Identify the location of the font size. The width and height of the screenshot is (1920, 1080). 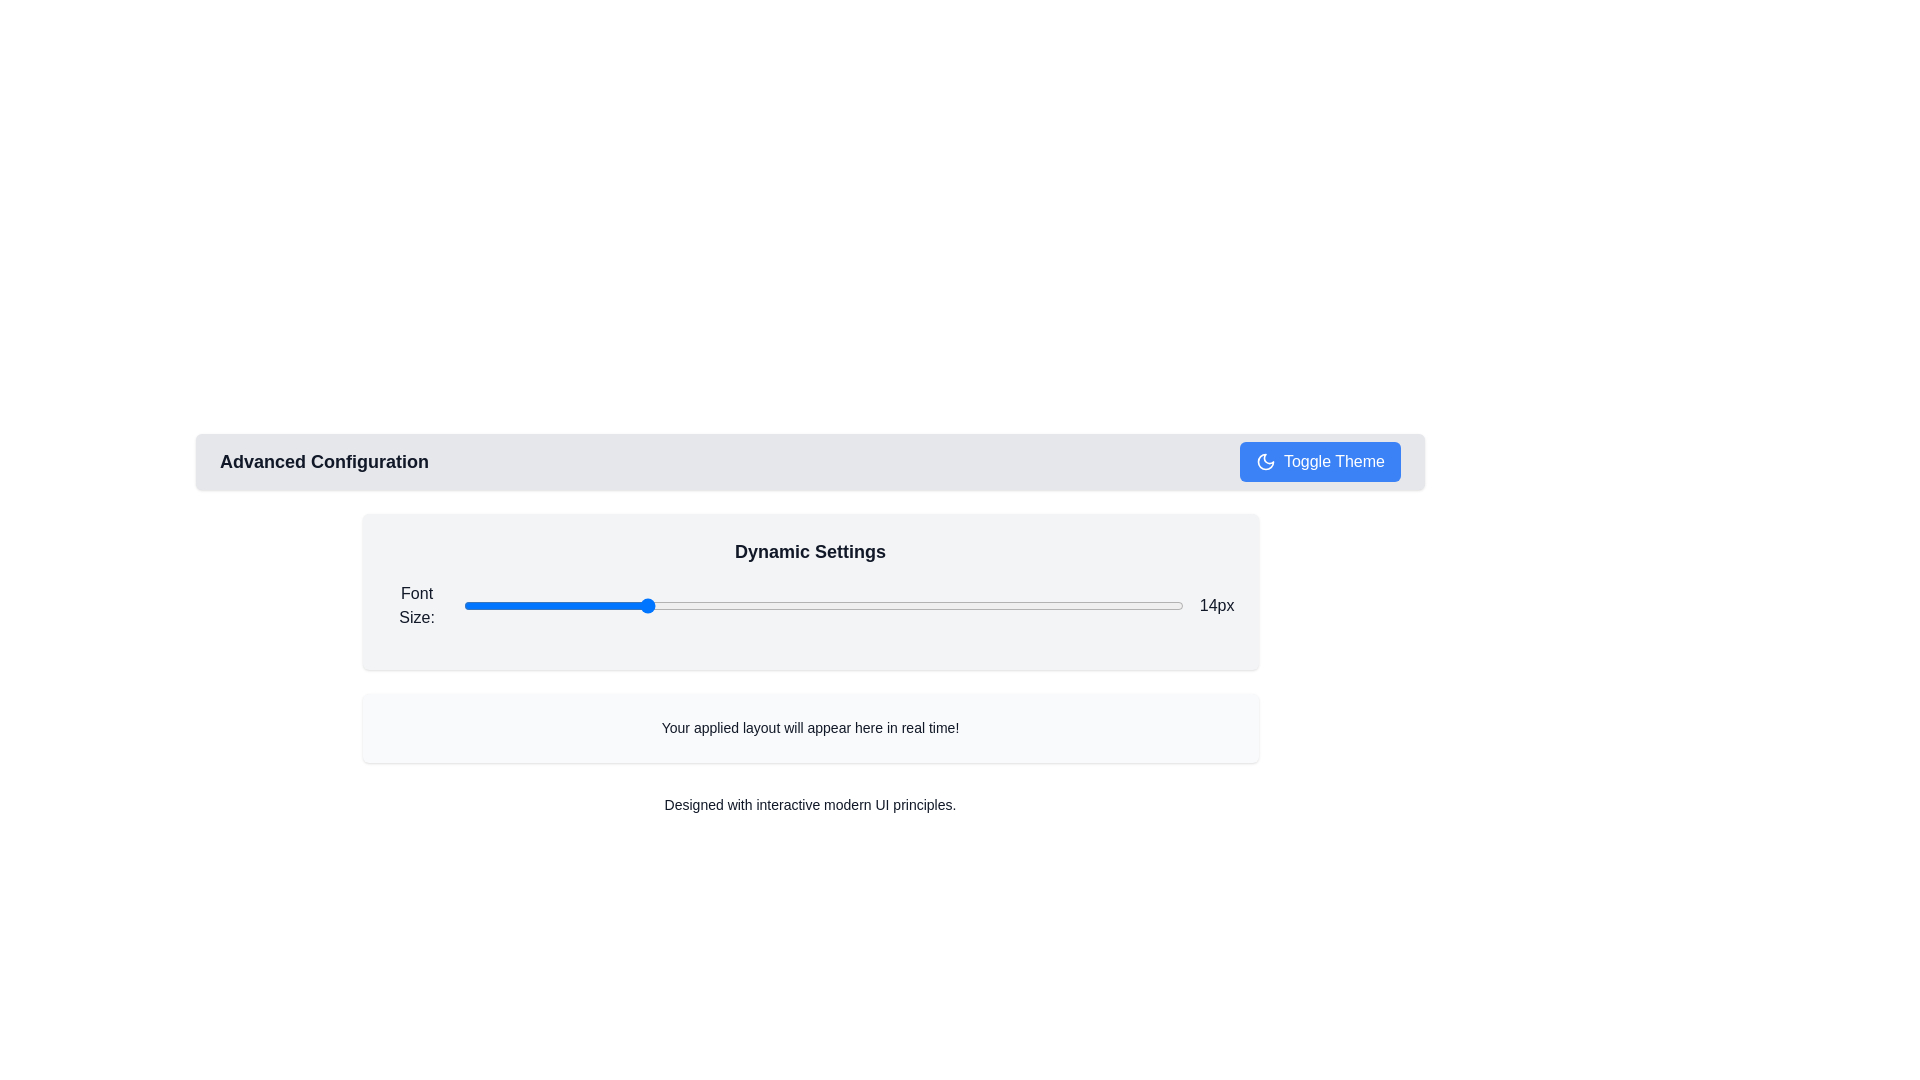
(643, 604).